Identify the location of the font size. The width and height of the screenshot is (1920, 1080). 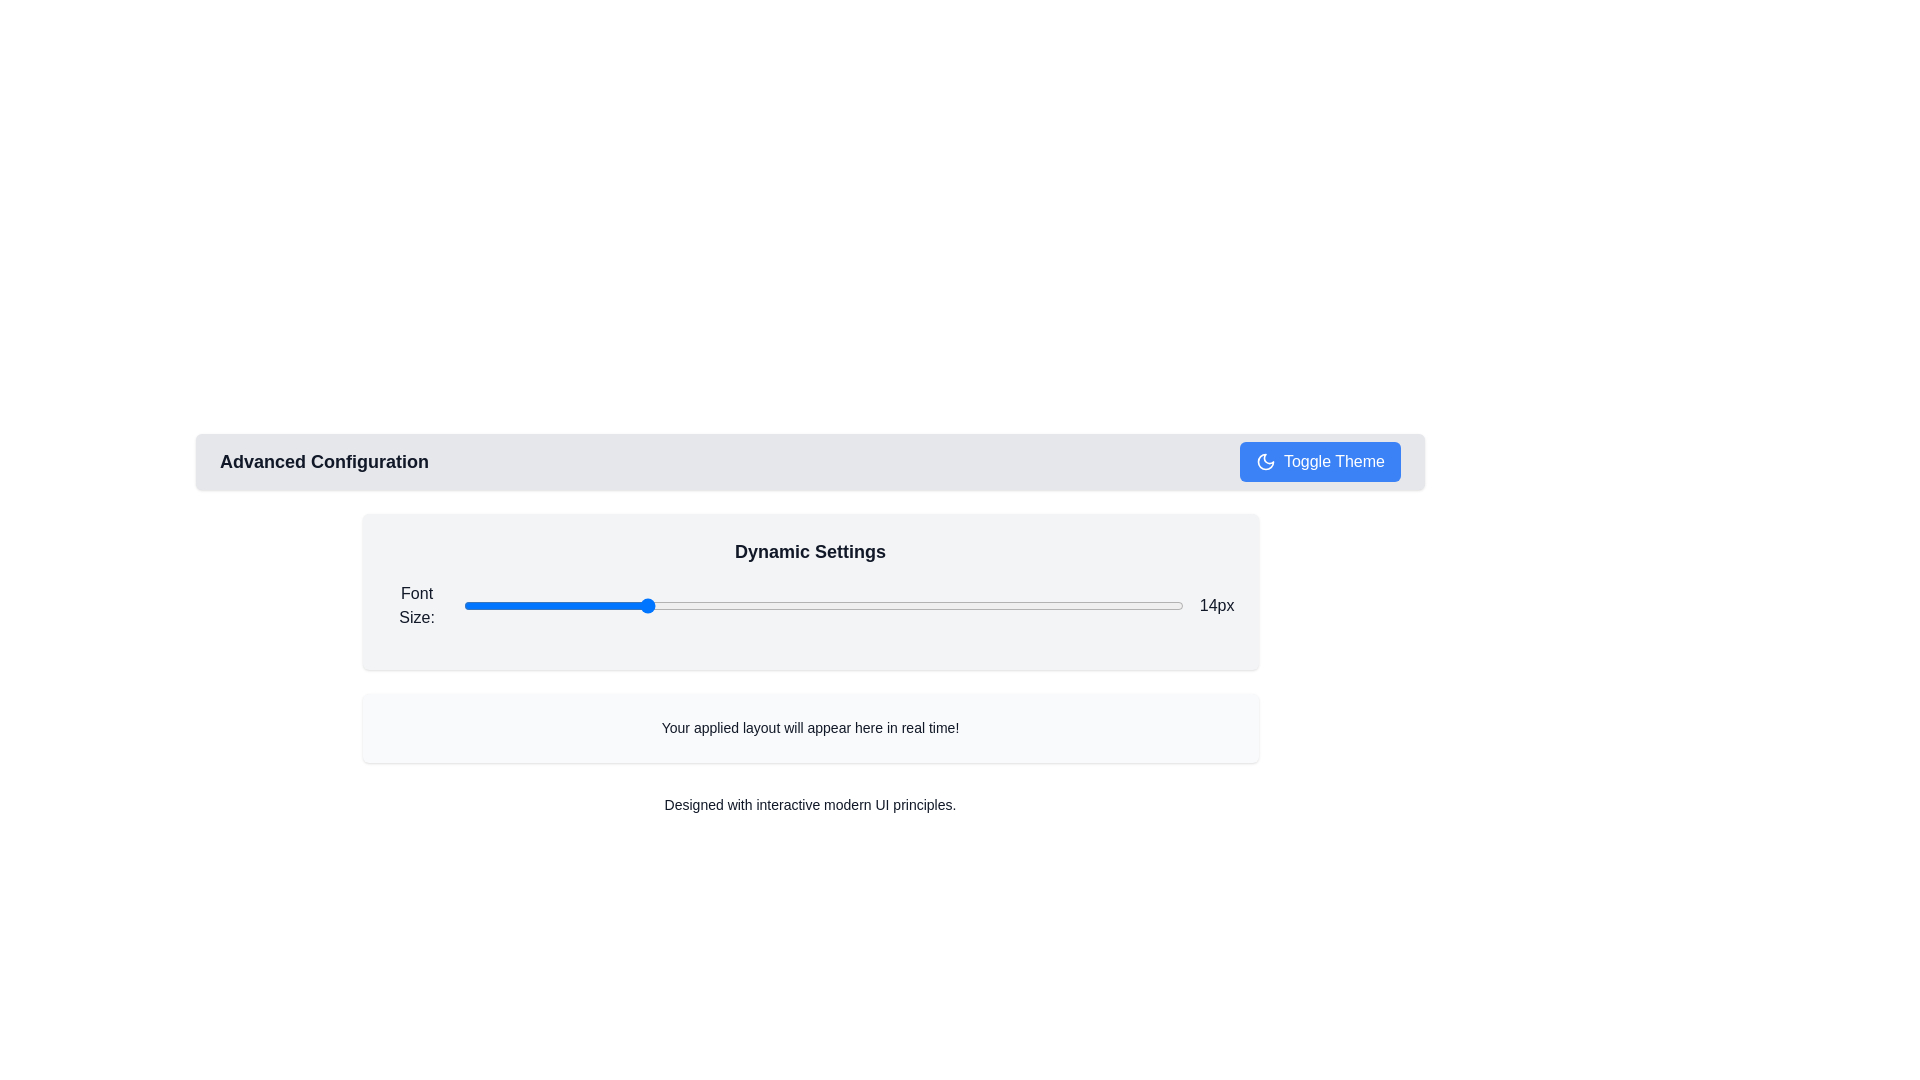
(643, 604).